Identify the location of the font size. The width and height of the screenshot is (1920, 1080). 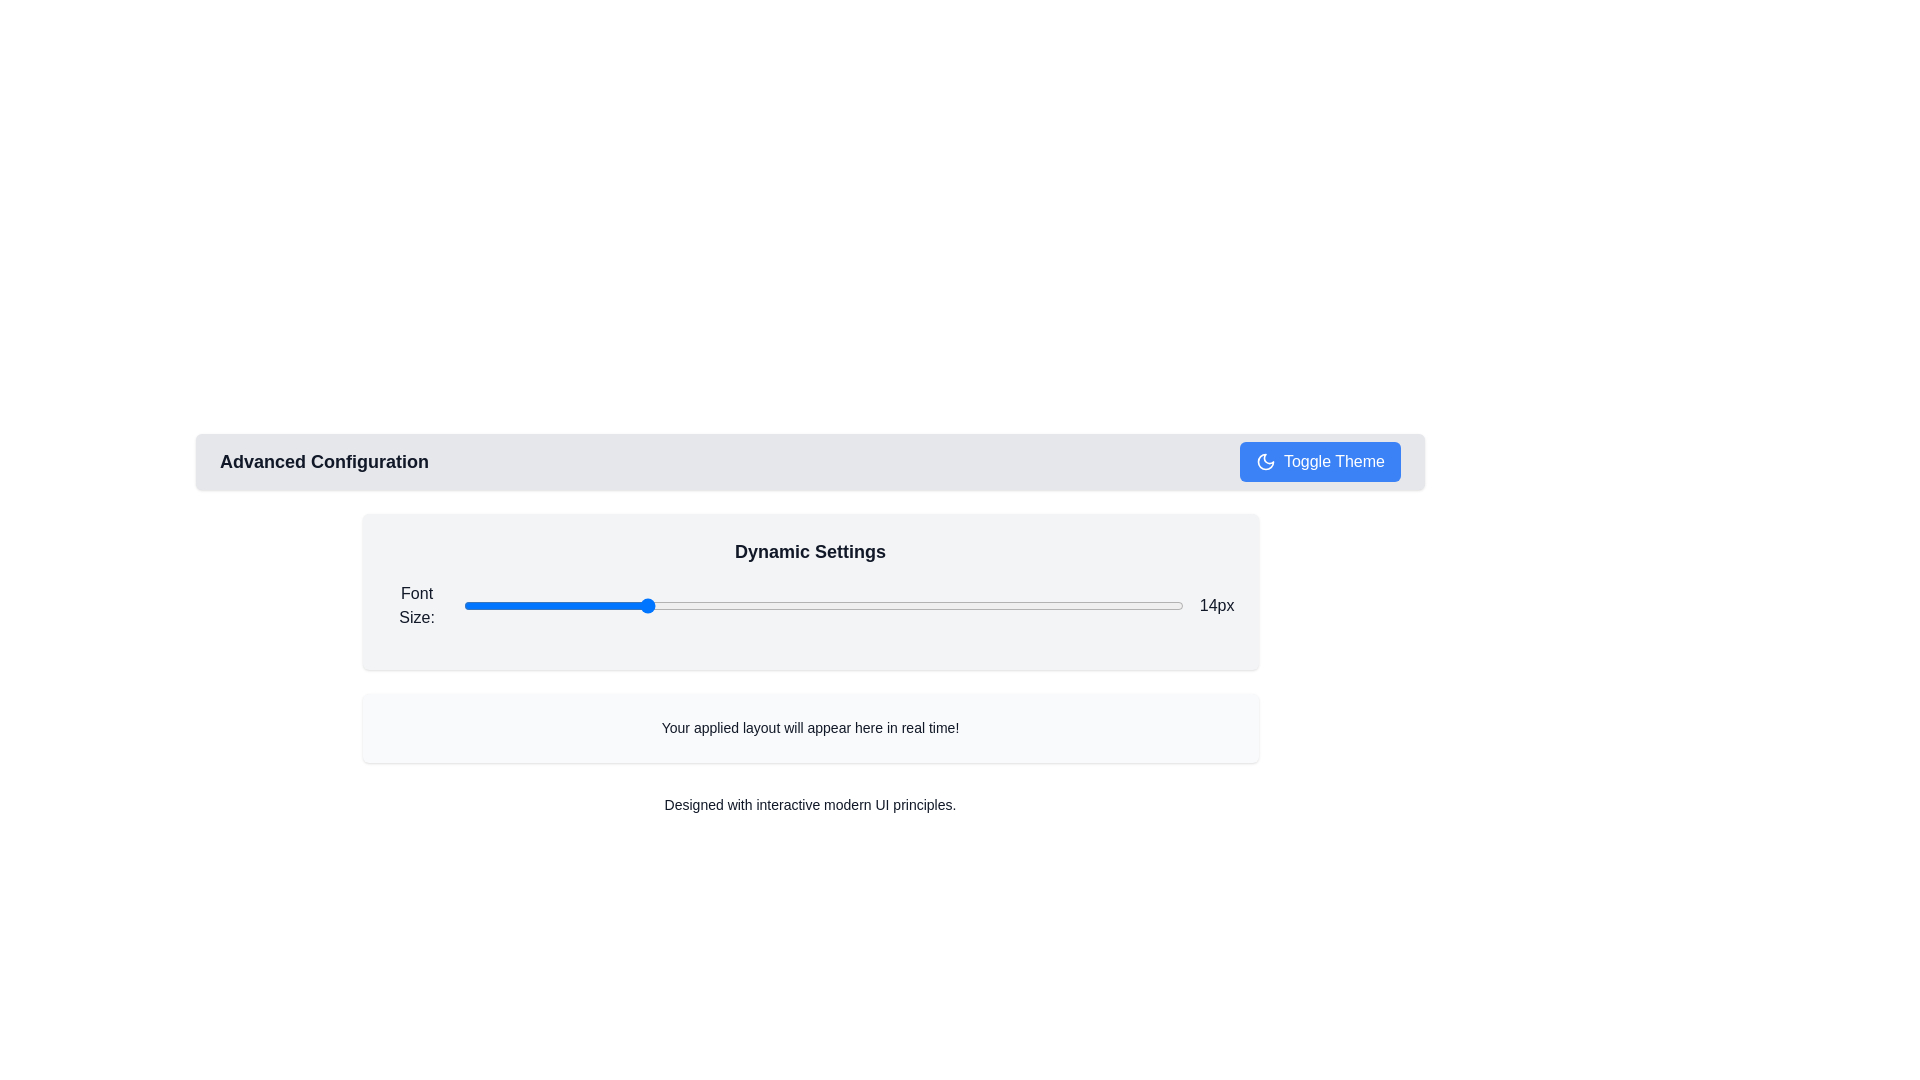
(643, 604).